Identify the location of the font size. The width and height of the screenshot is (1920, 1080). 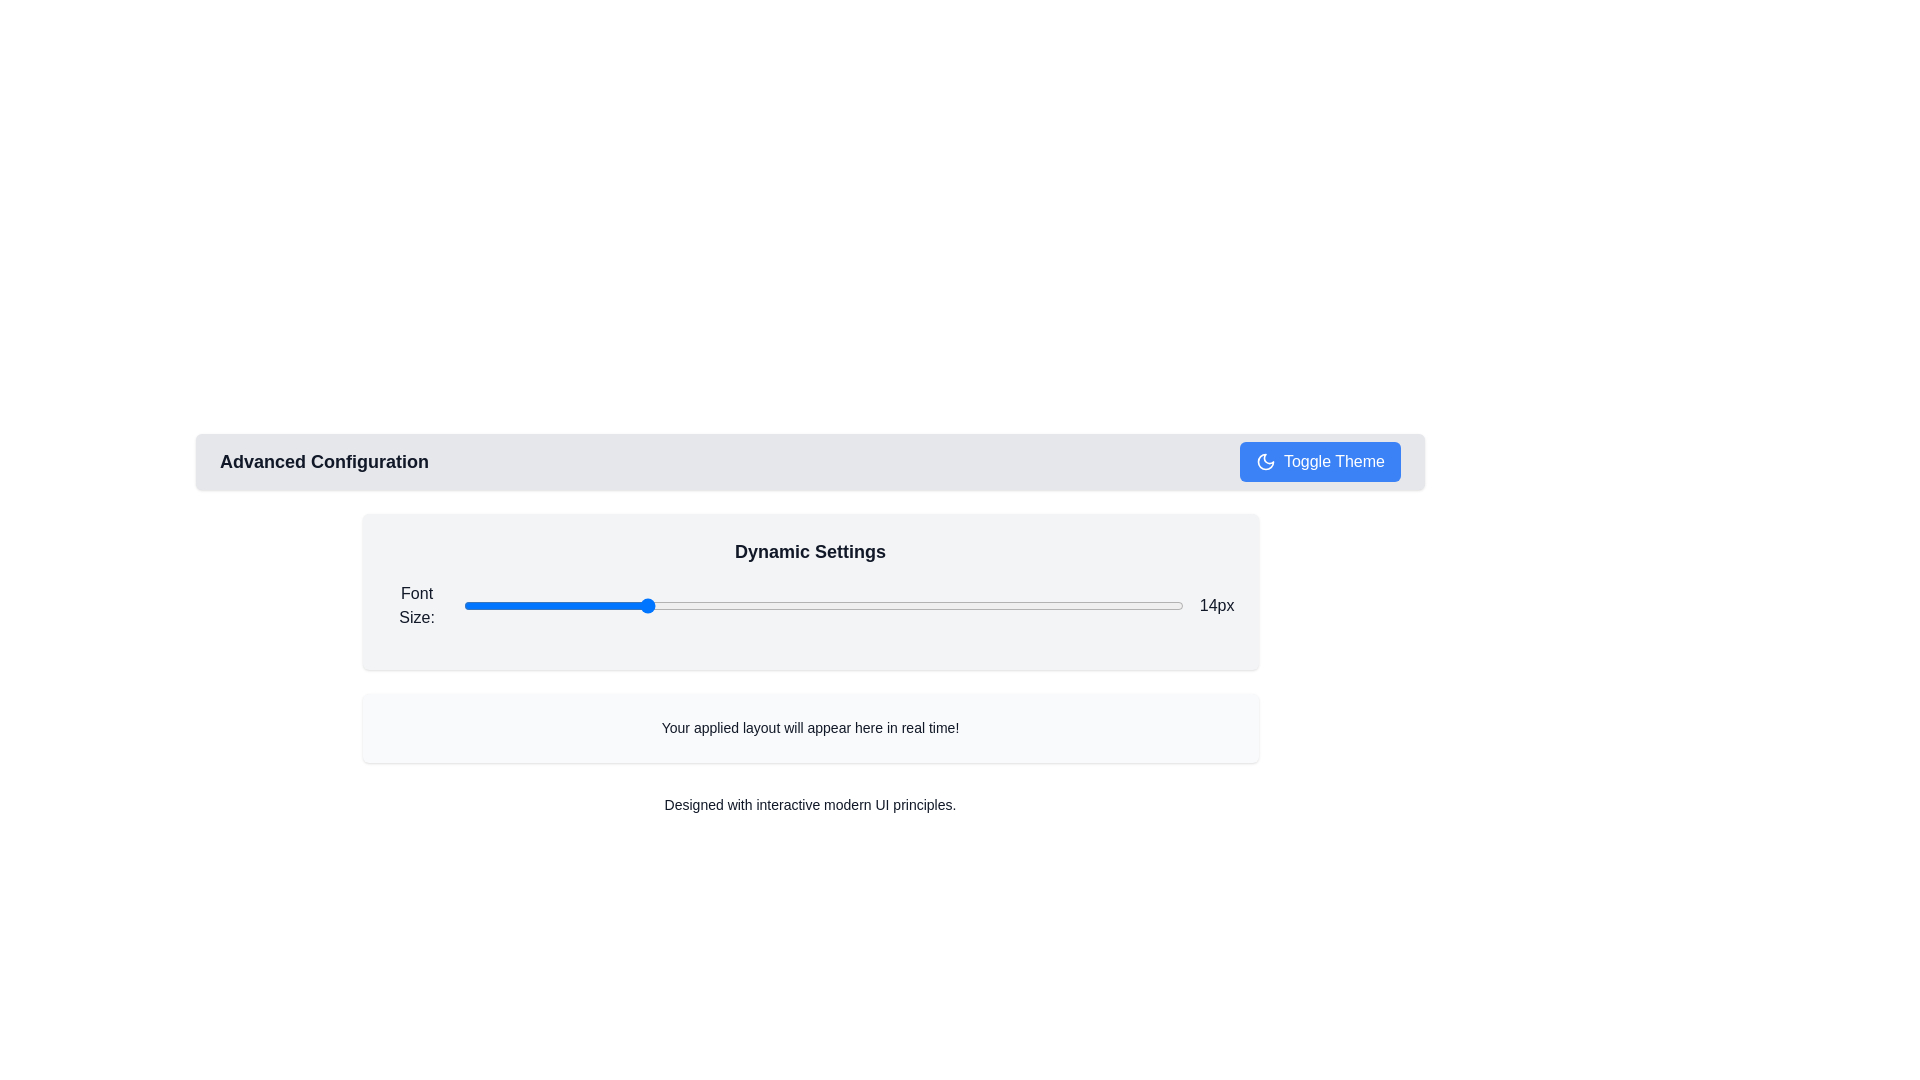
(643, 604).